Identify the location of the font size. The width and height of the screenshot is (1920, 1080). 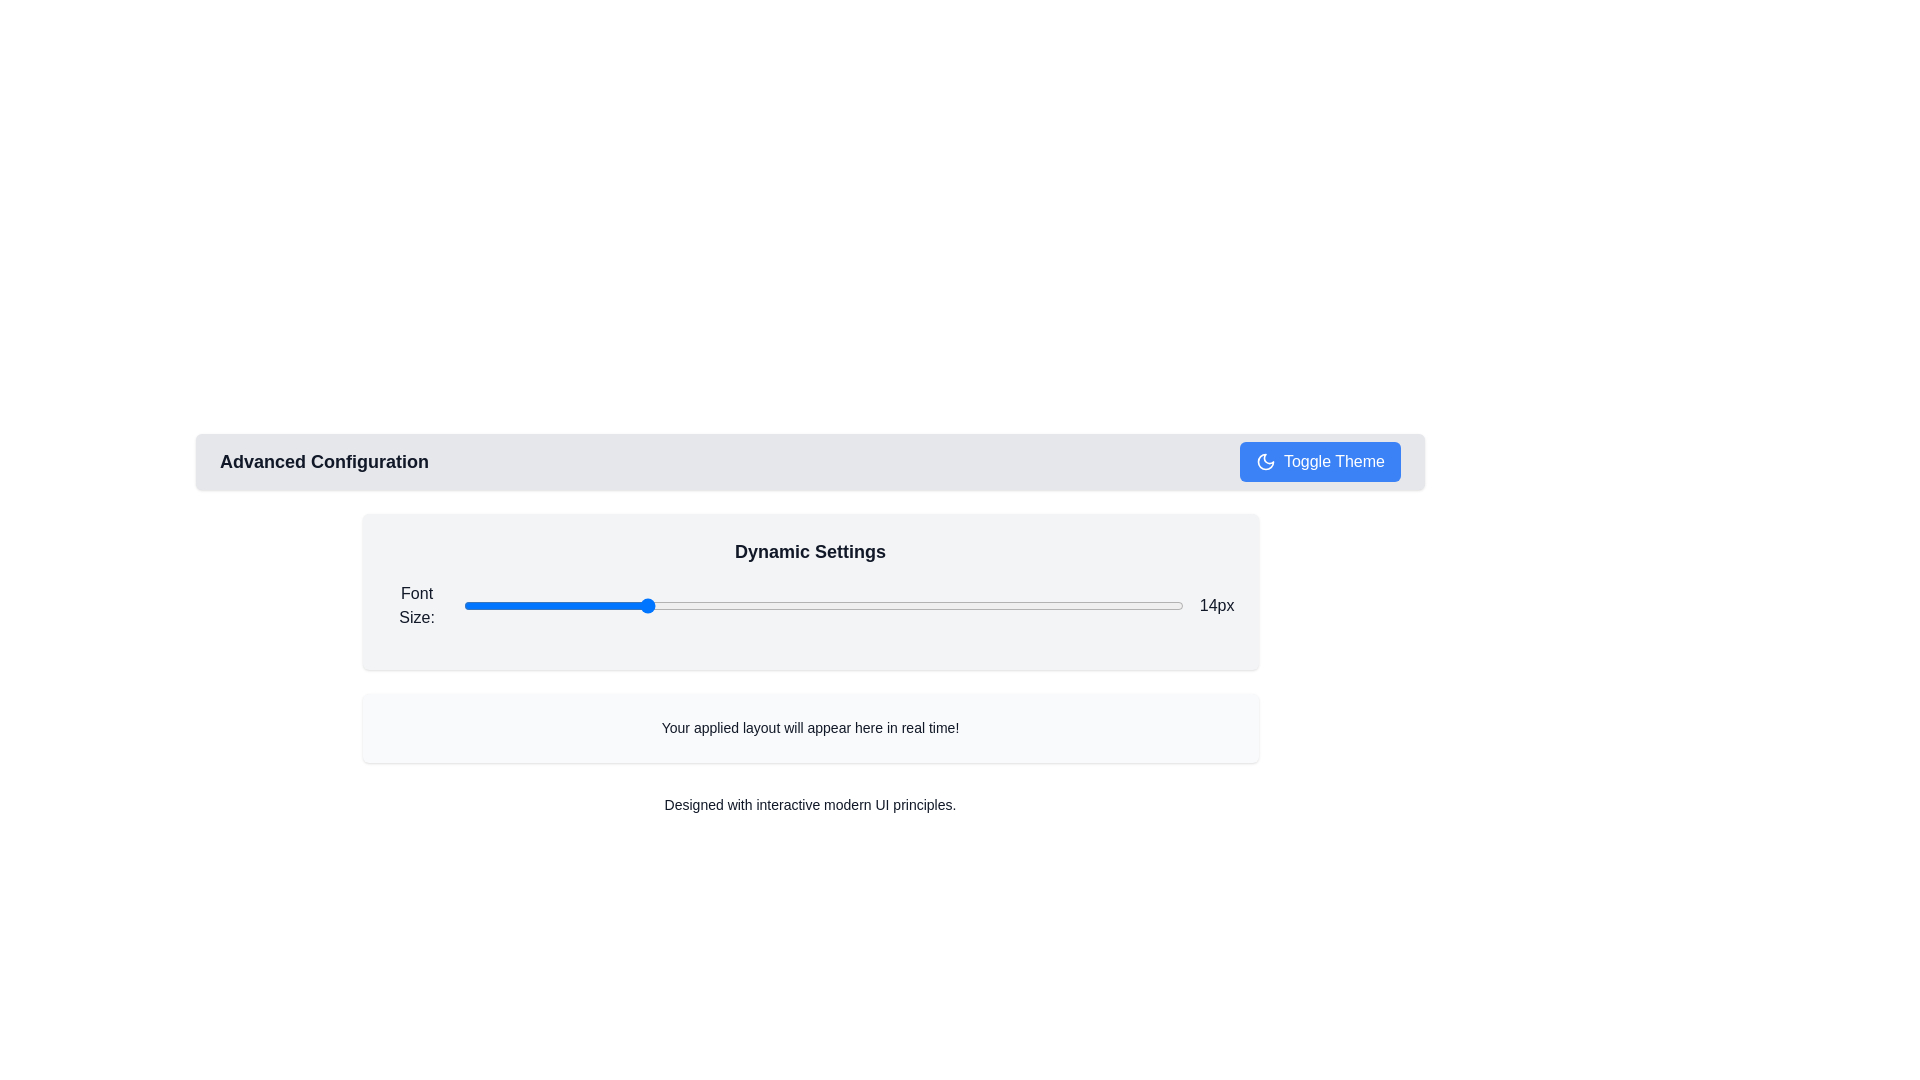
(643, 604).